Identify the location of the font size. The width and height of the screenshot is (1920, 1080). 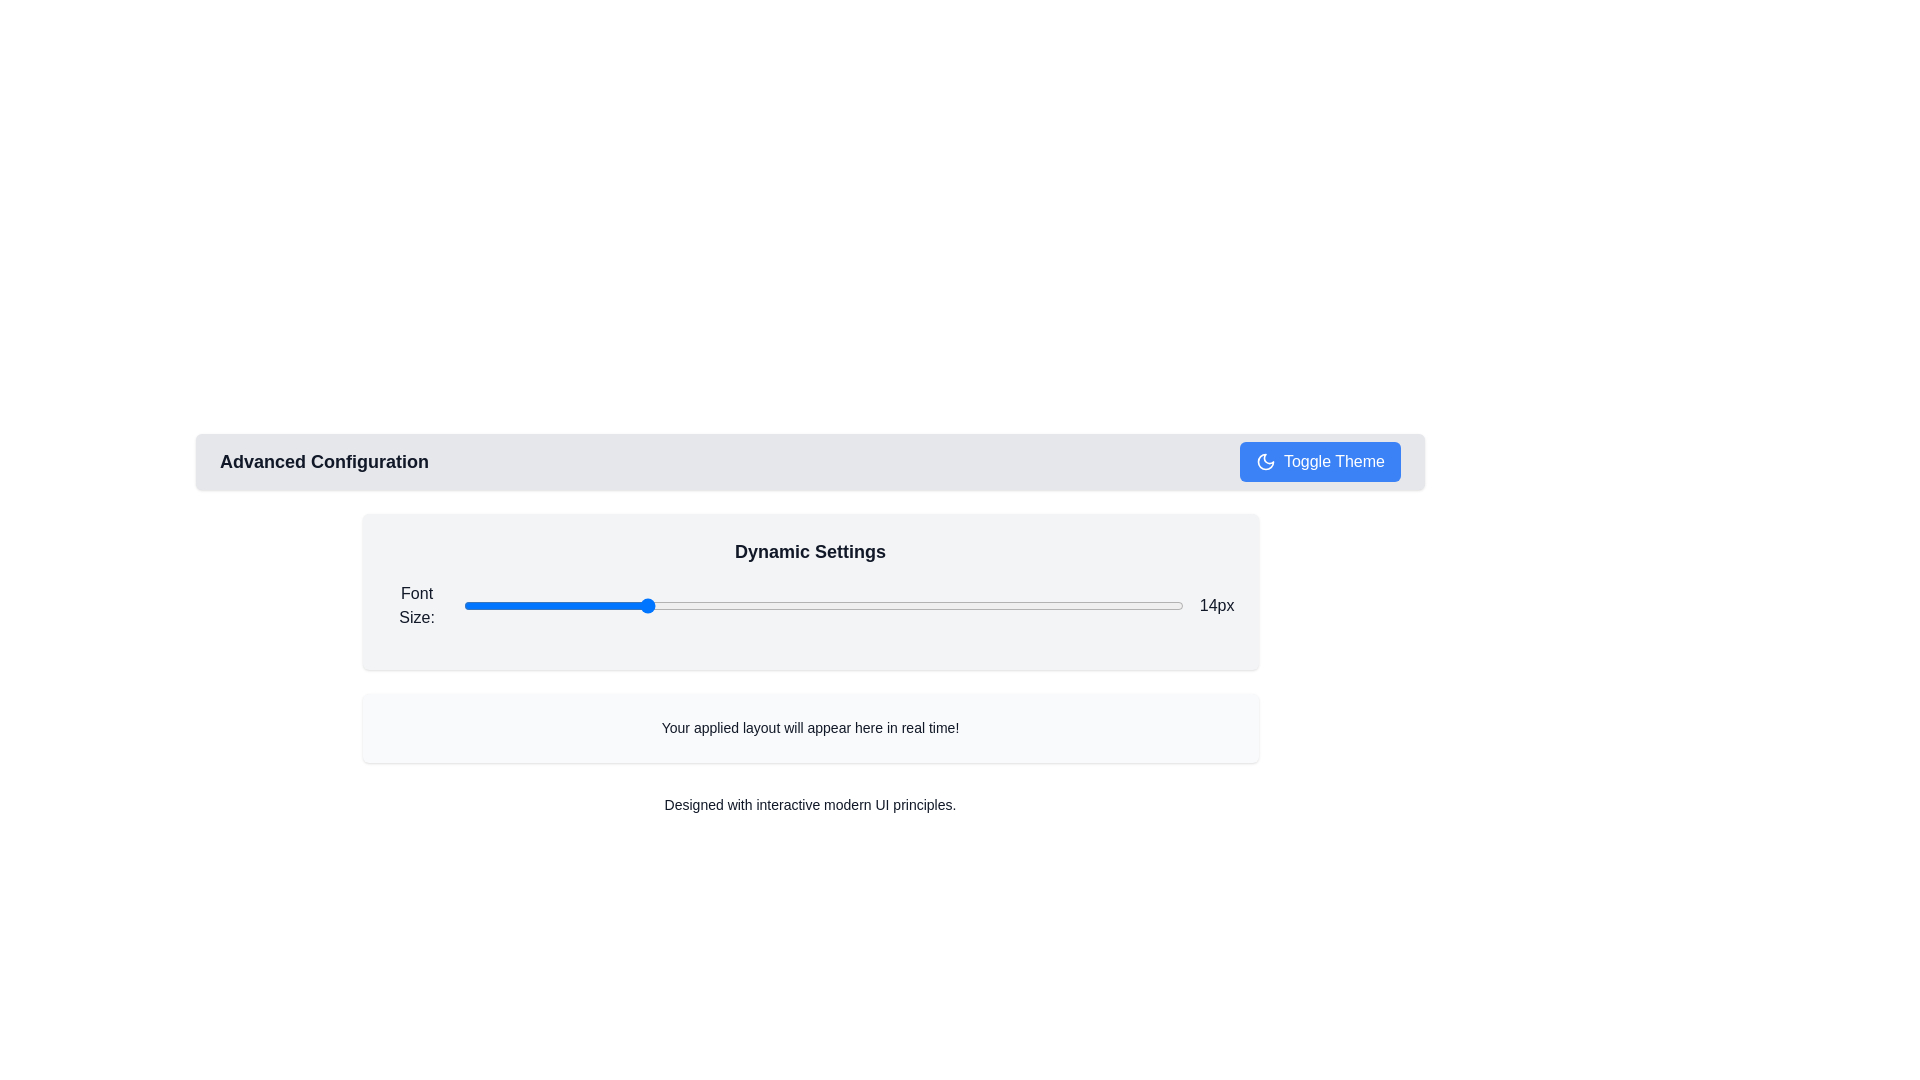
(643, 604).